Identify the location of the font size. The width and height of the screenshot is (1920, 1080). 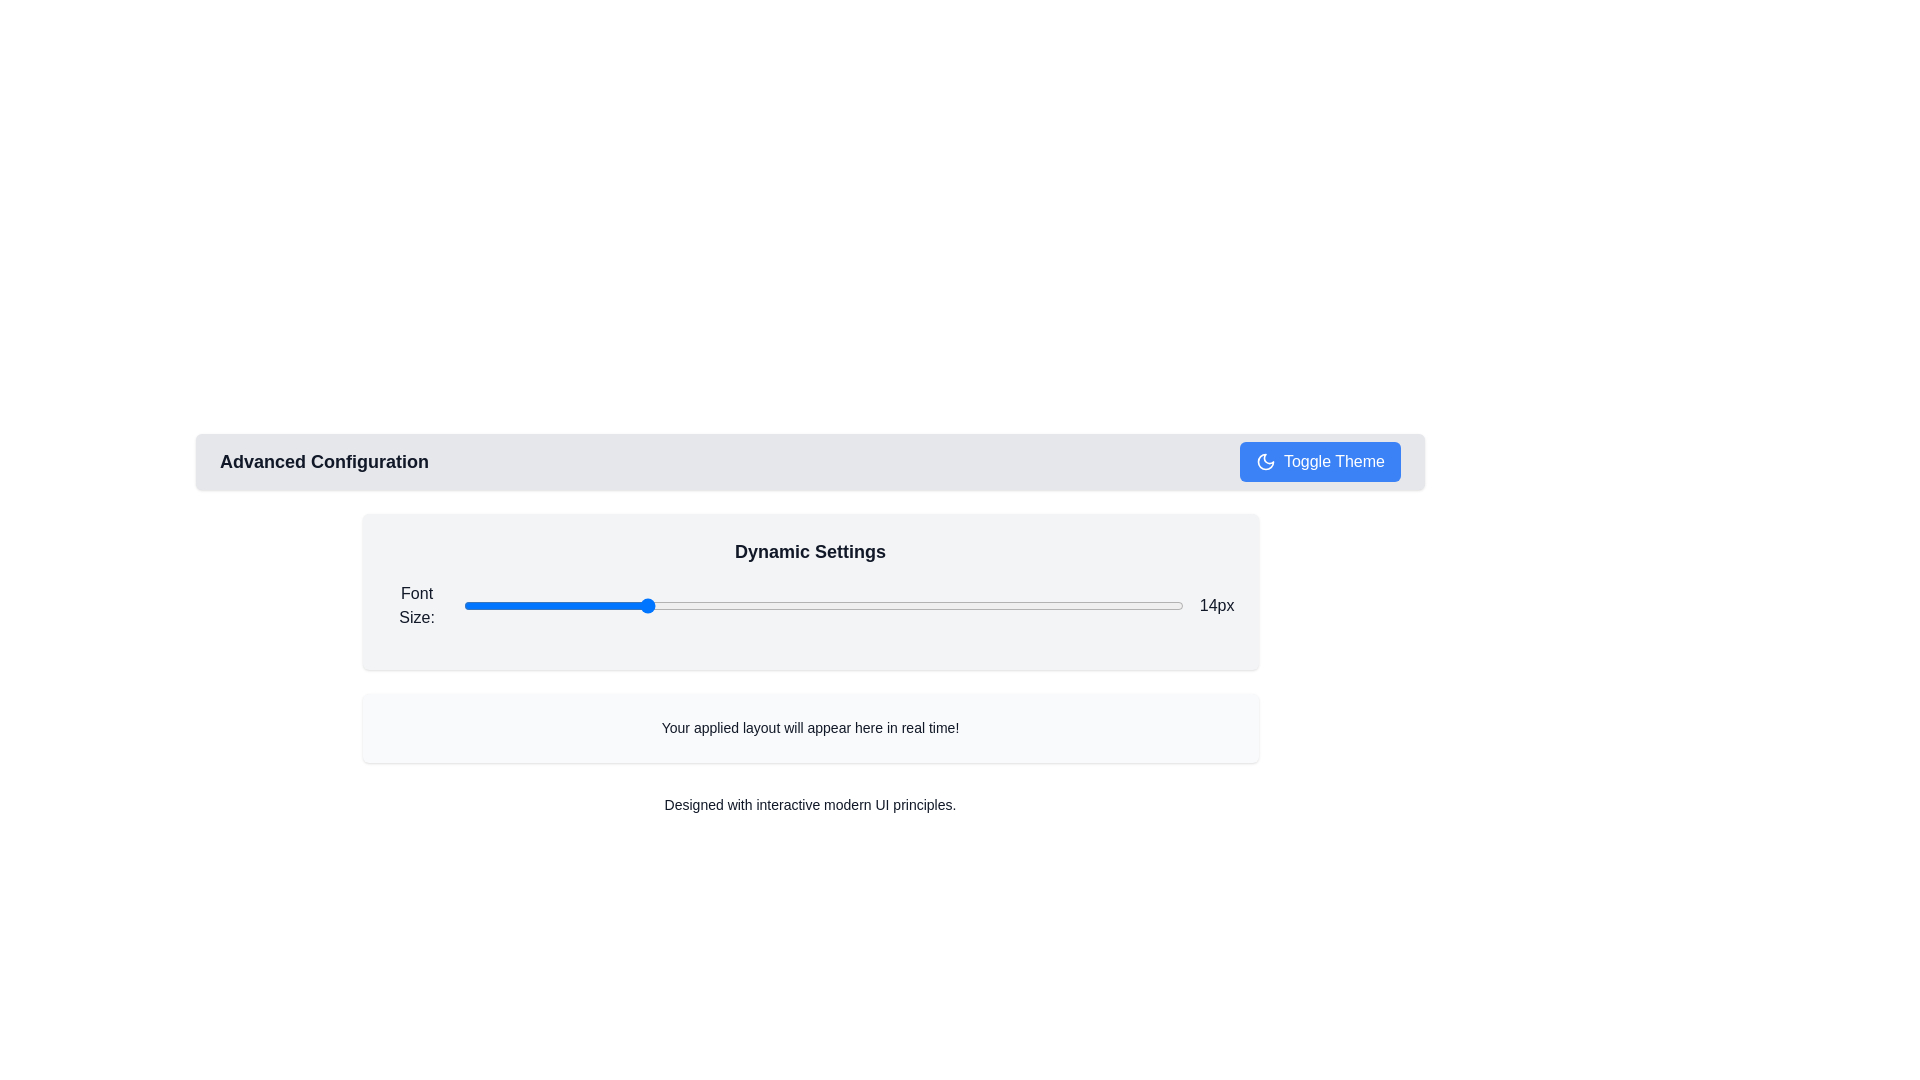
(643, 604).